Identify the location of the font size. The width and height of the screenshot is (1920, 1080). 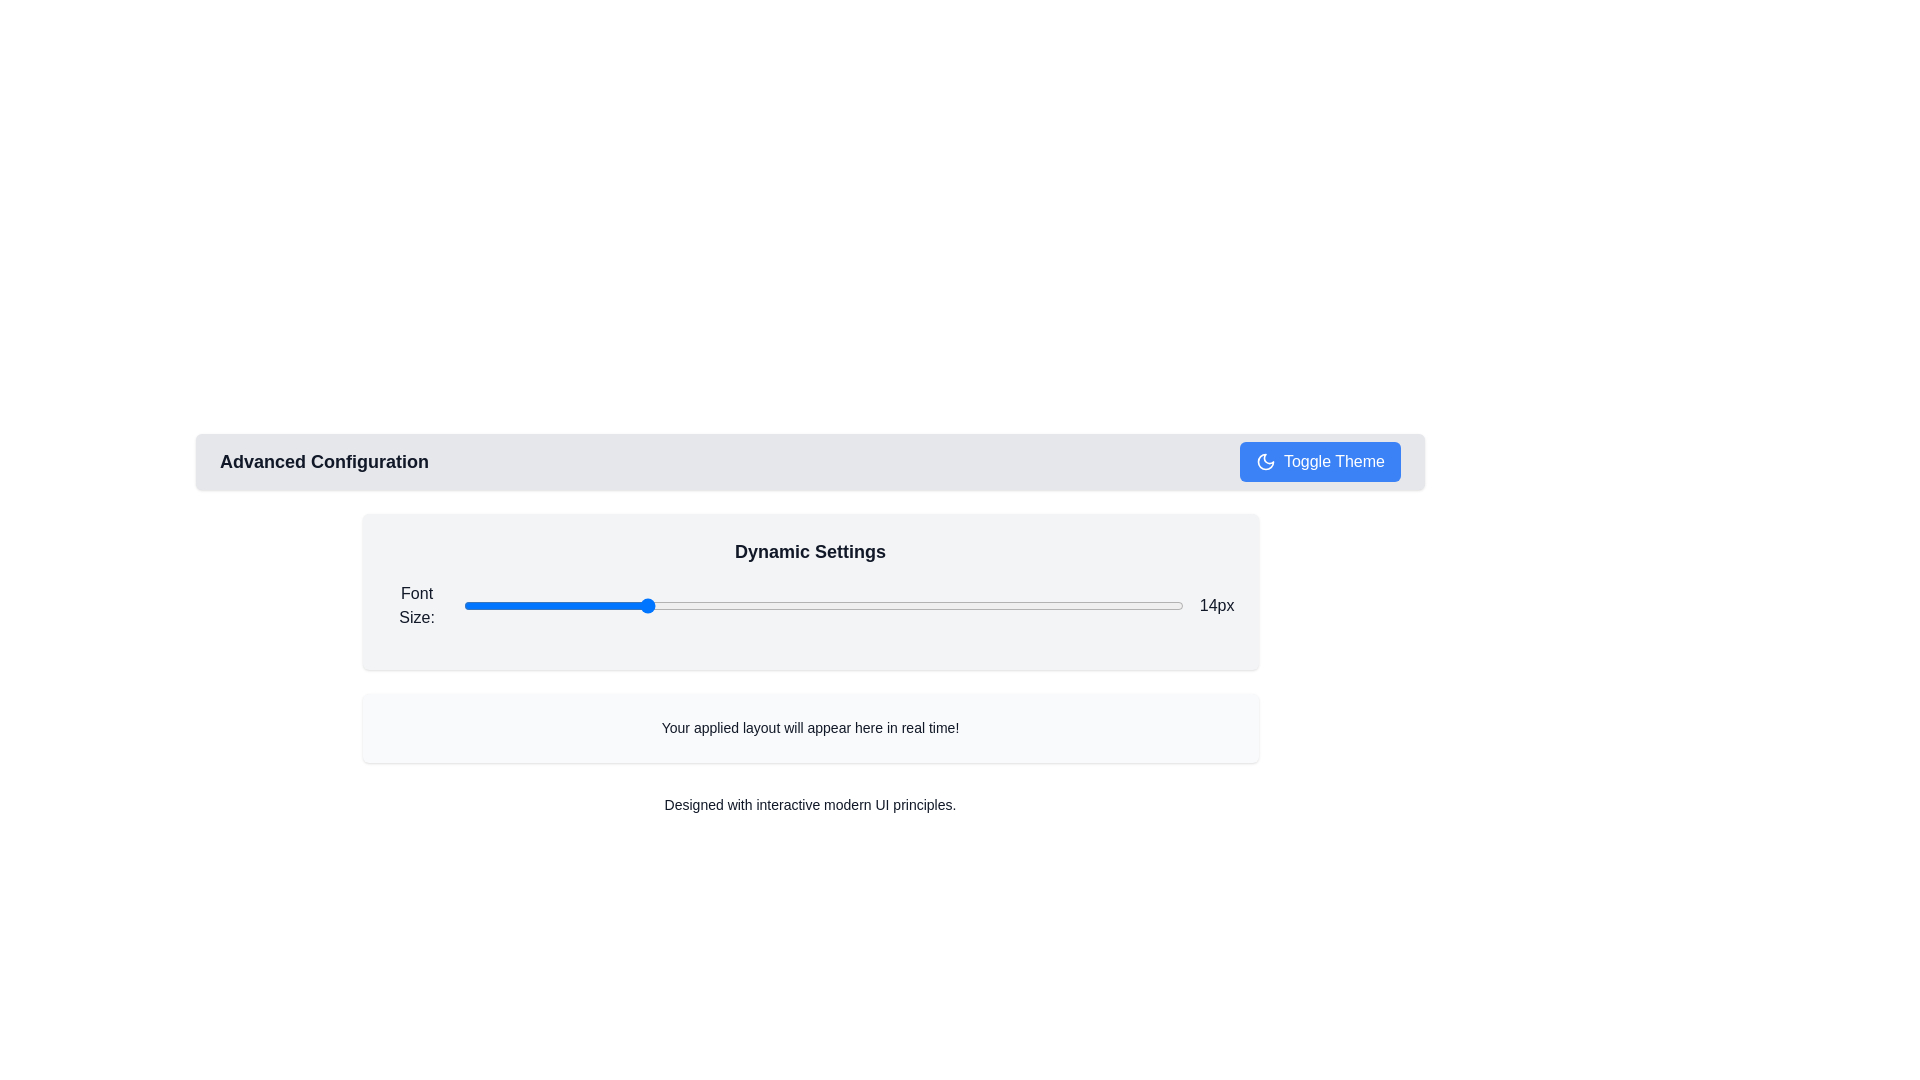
(643, 604).